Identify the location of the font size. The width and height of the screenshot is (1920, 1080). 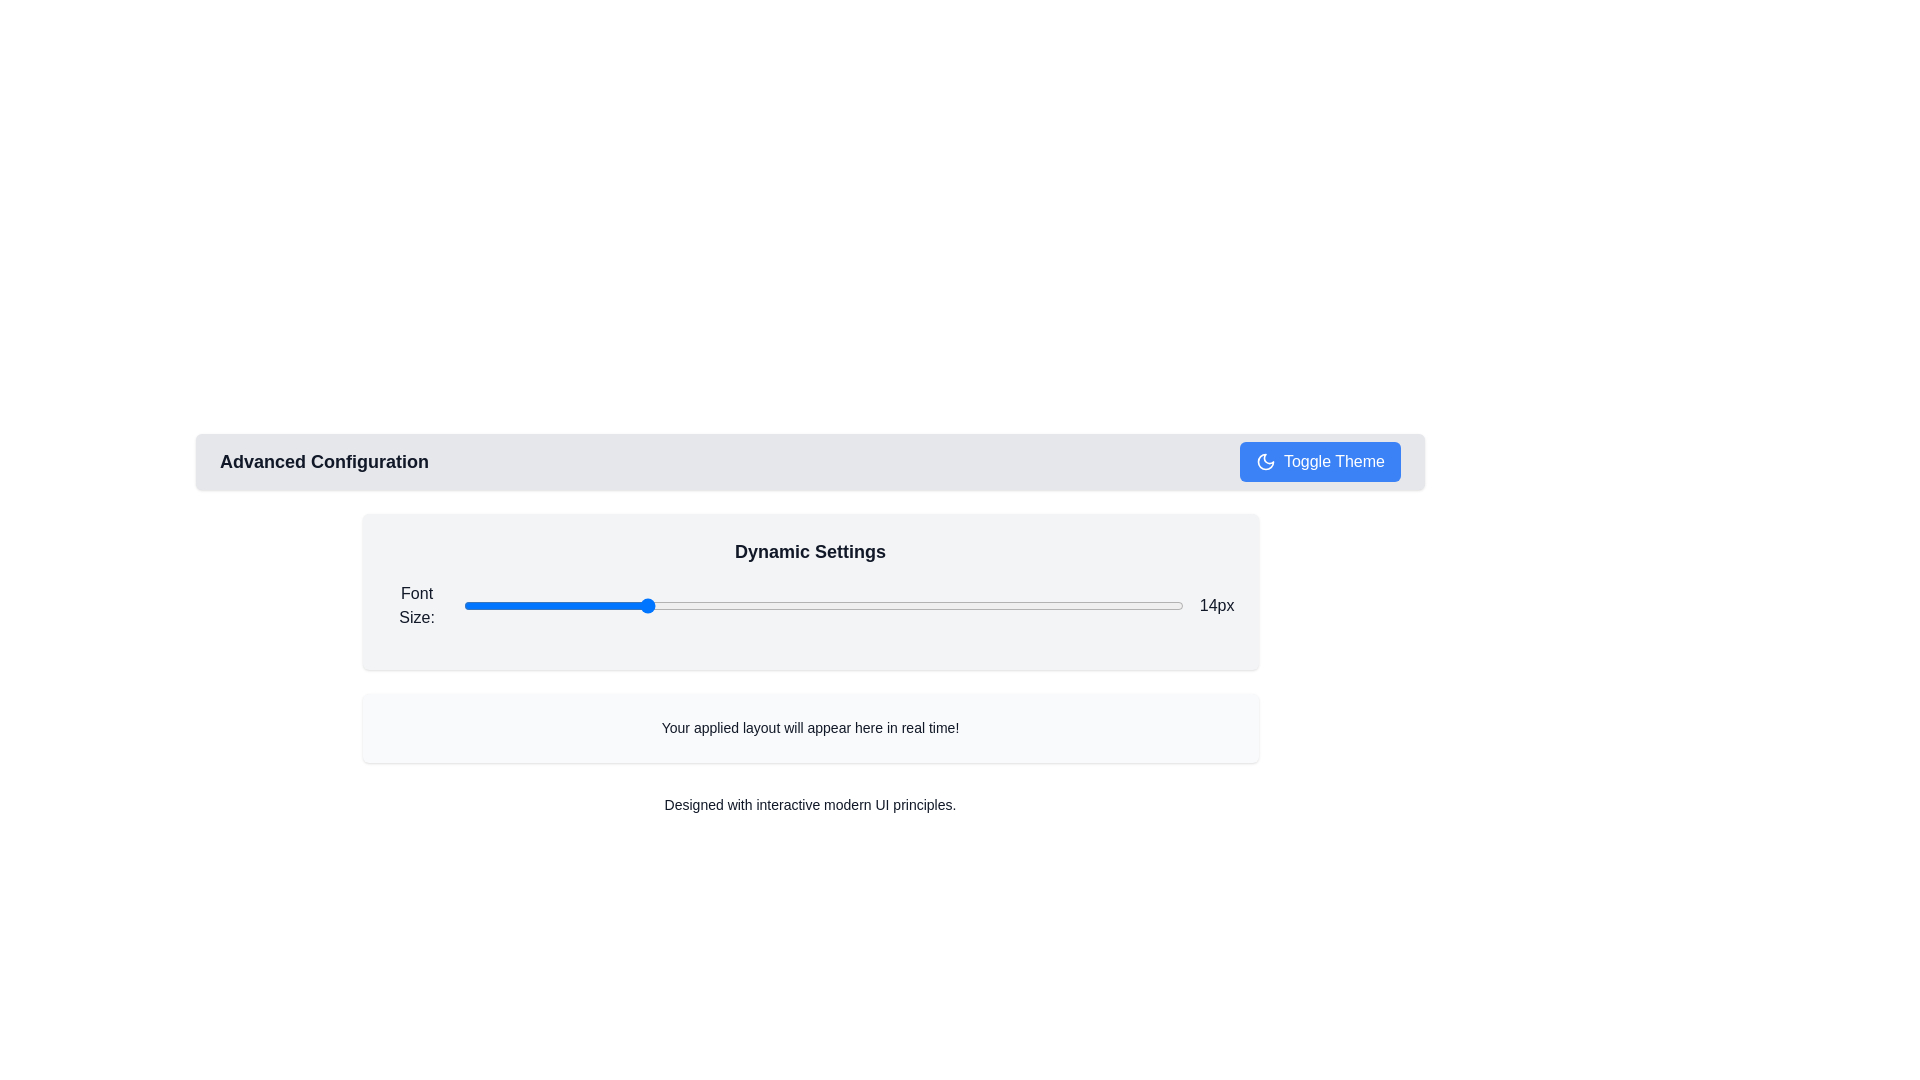
(643, 604).